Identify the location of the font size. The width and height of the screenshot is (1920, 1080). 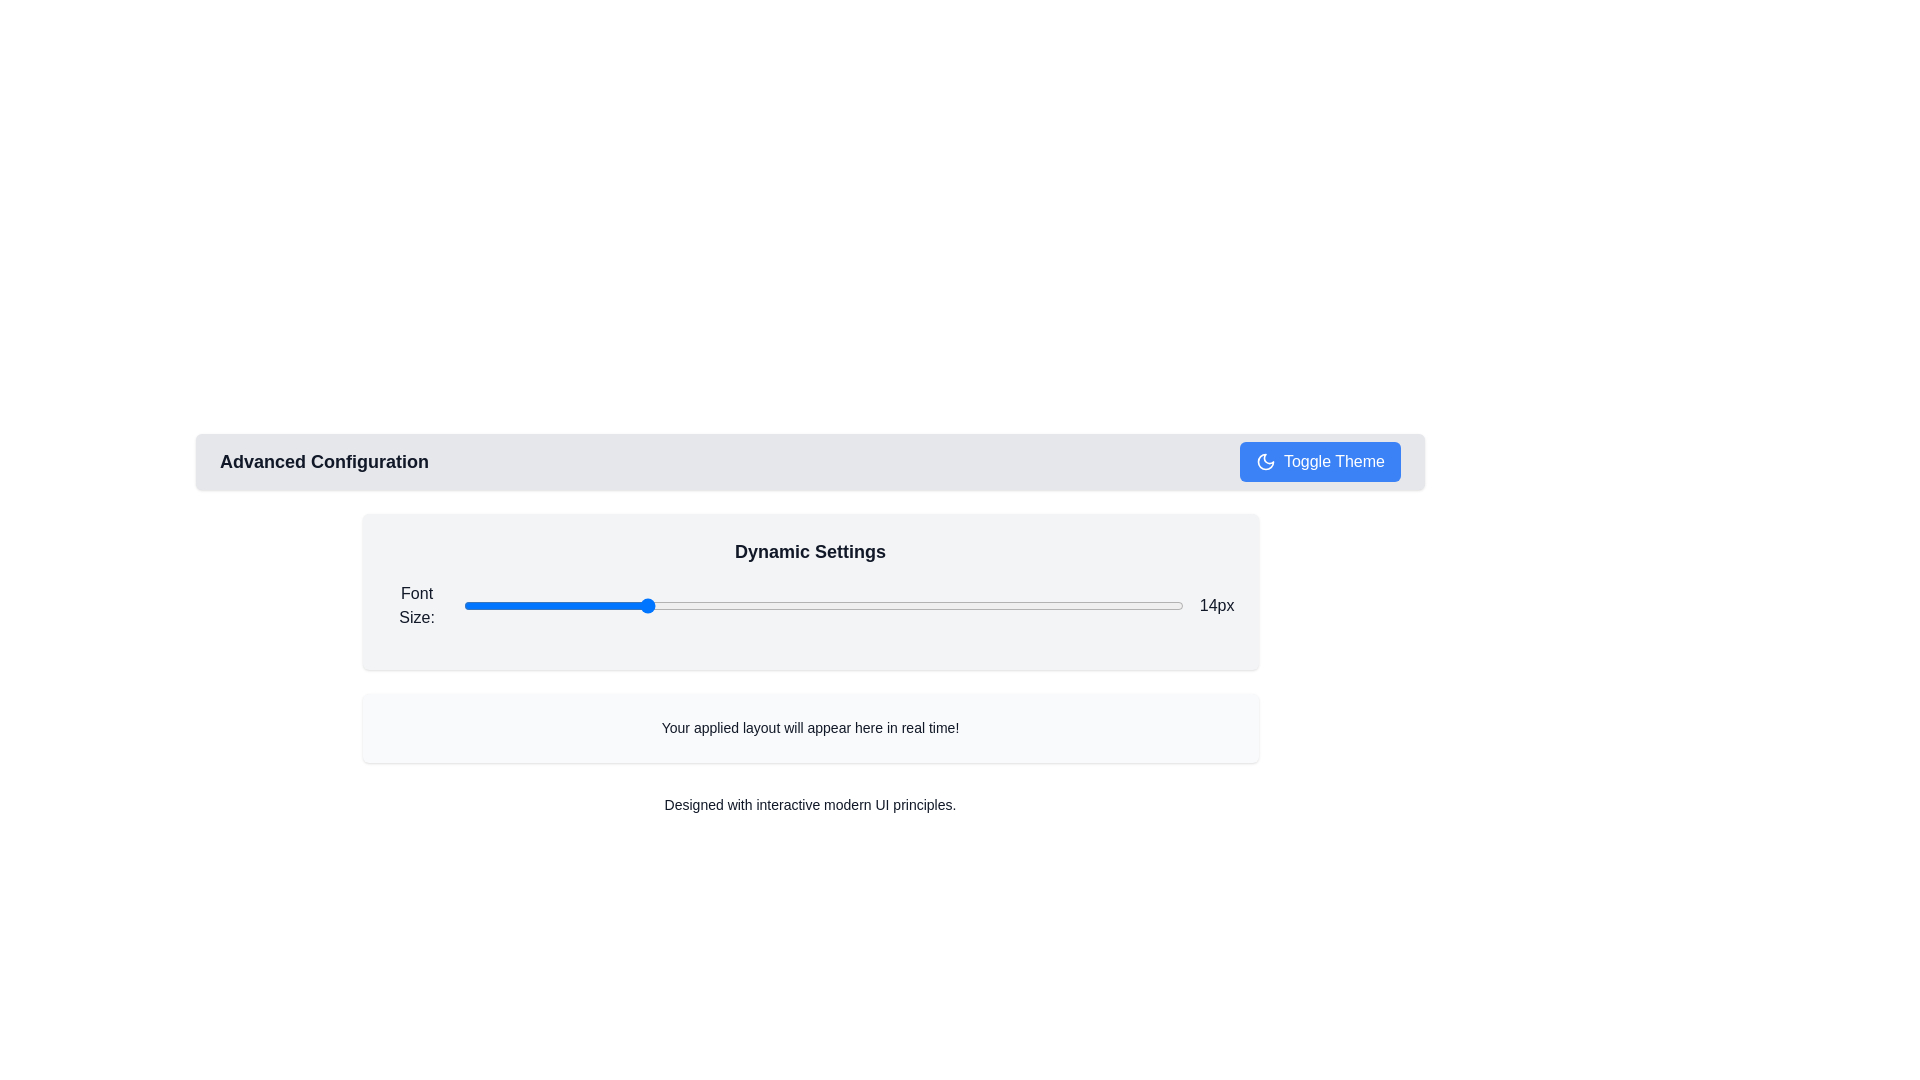
(643, 604).